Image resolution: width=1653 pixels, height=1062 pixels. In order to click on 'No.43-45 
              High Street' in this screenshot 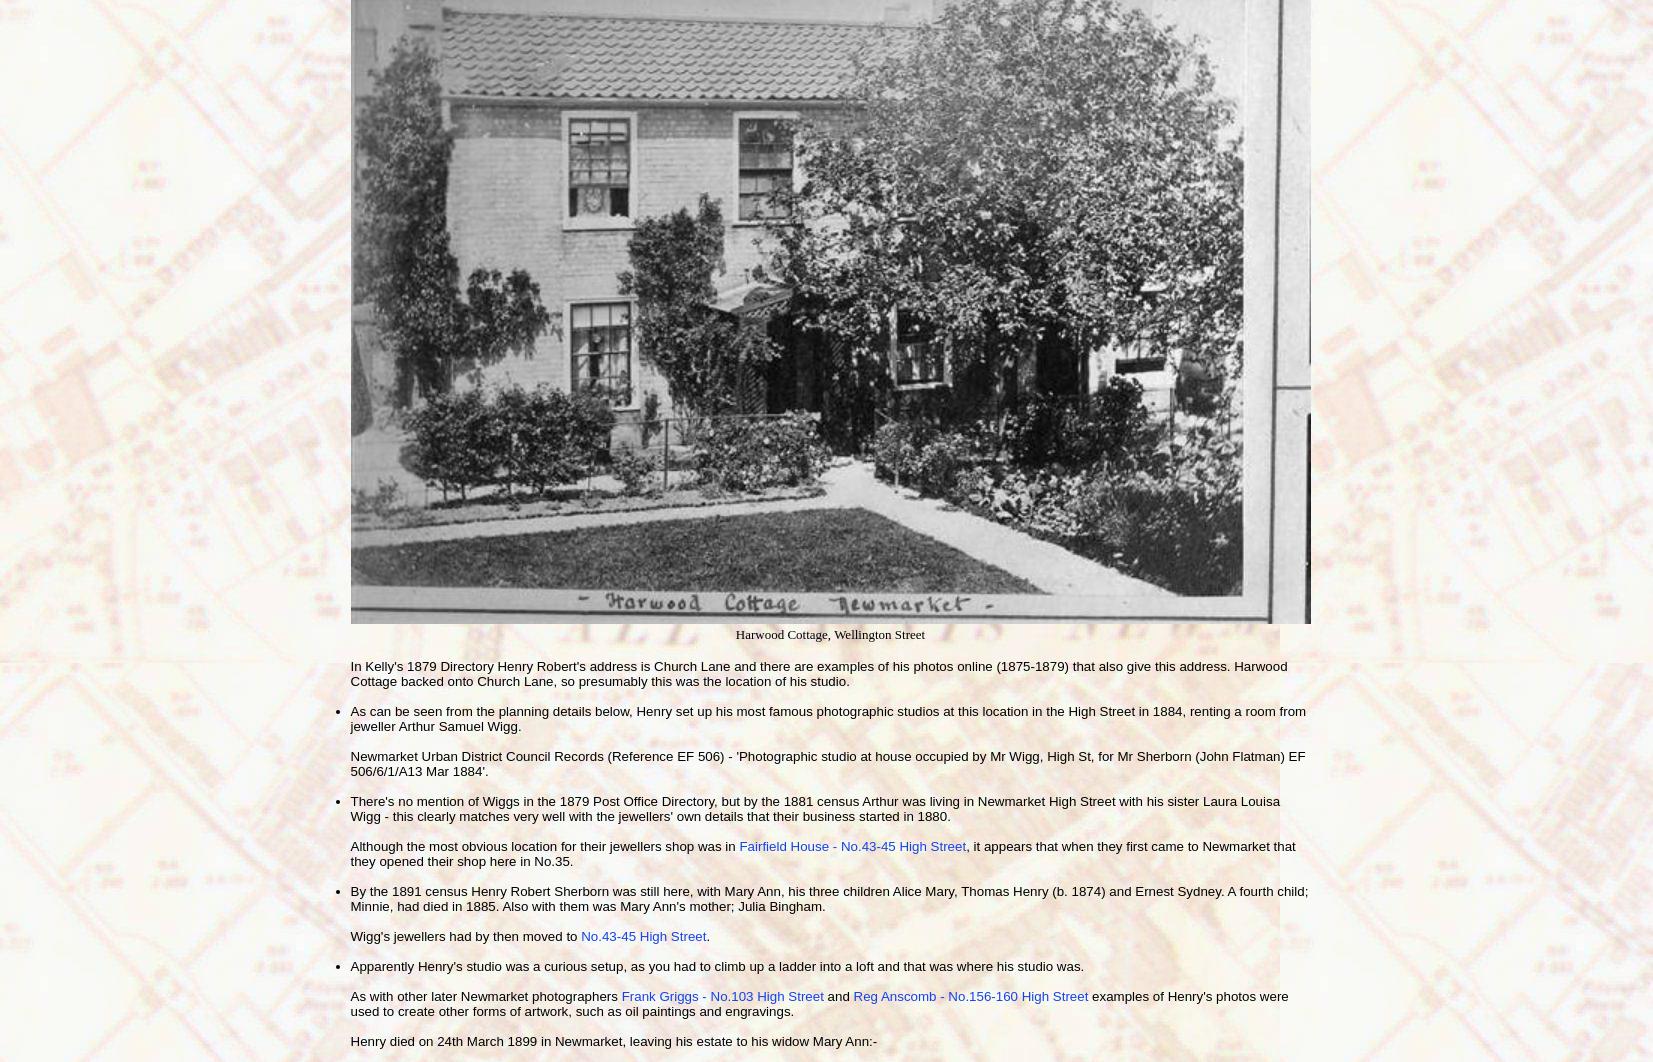, I will do `click(642, 935)`.